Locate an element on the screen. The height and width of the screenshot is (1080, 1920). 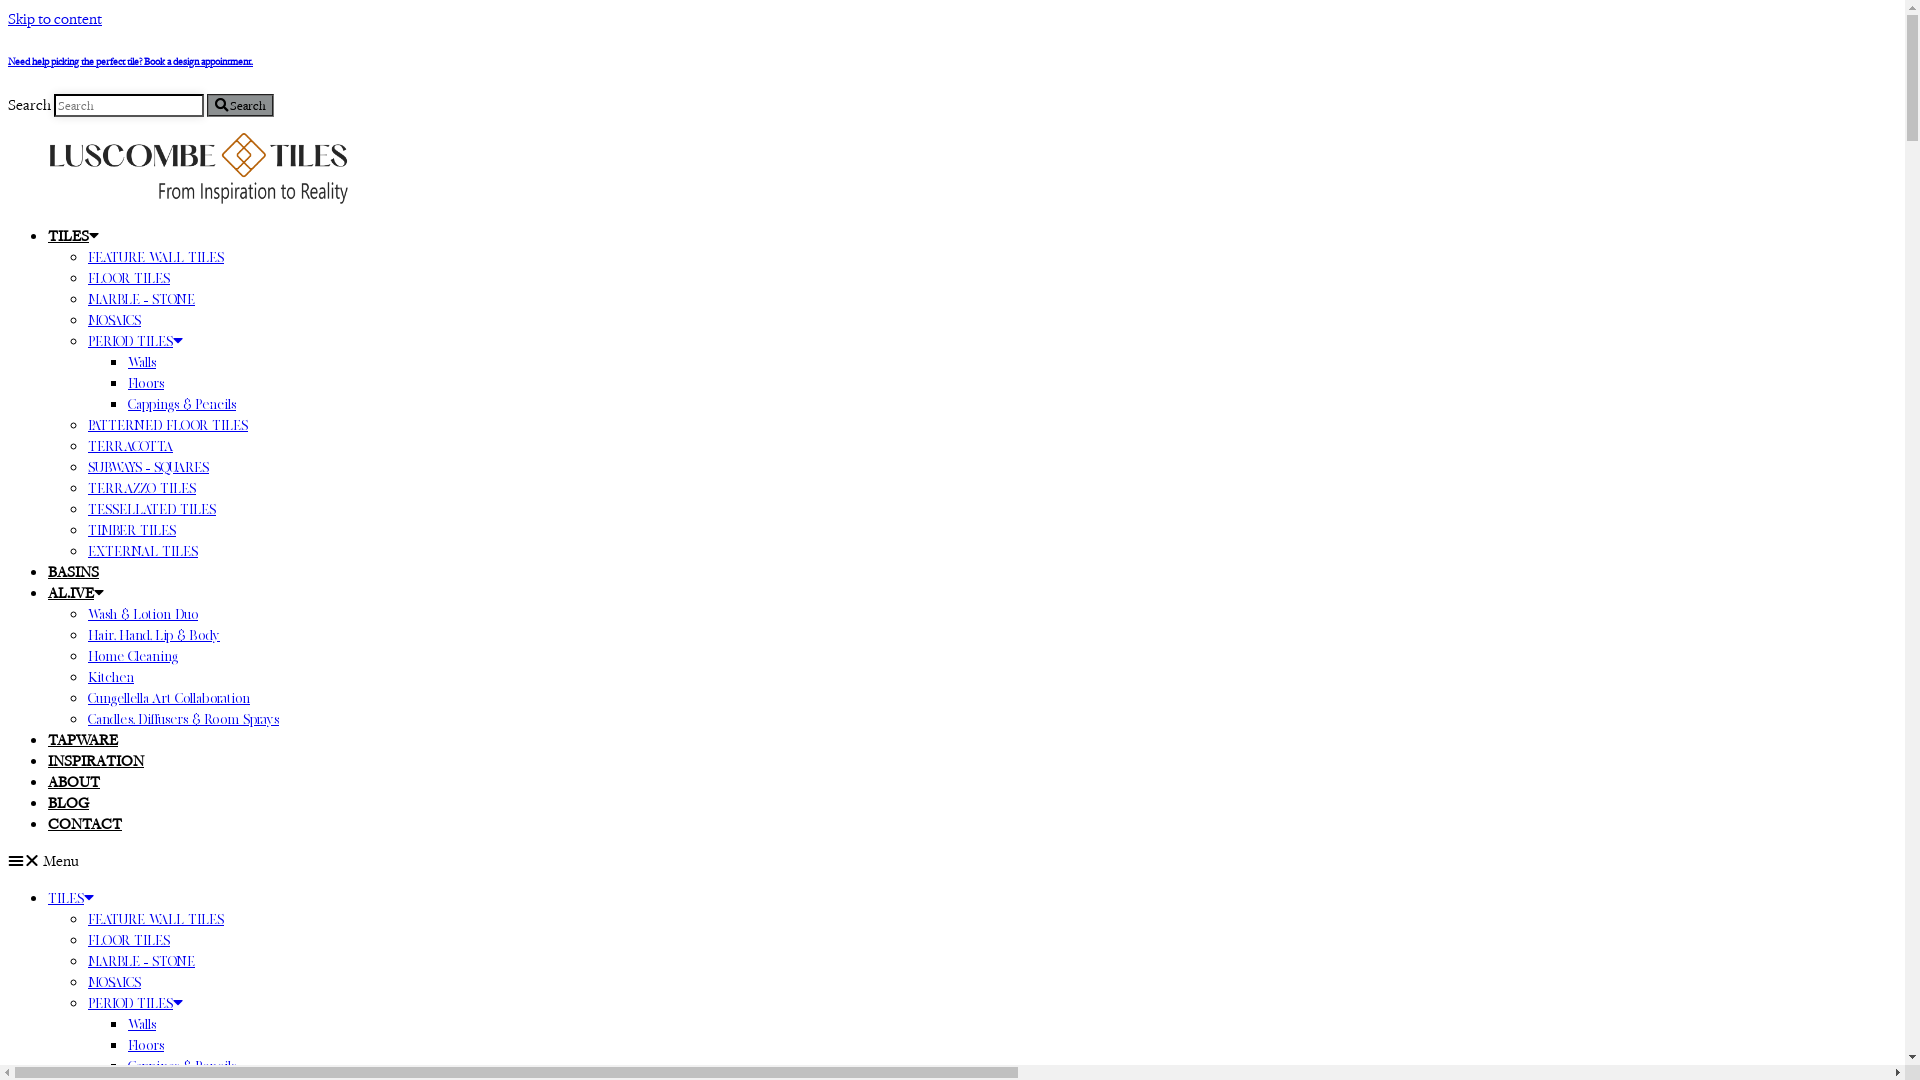
'Candles, Diffusers & Room Sprays' is located at coordinates (183, 717).